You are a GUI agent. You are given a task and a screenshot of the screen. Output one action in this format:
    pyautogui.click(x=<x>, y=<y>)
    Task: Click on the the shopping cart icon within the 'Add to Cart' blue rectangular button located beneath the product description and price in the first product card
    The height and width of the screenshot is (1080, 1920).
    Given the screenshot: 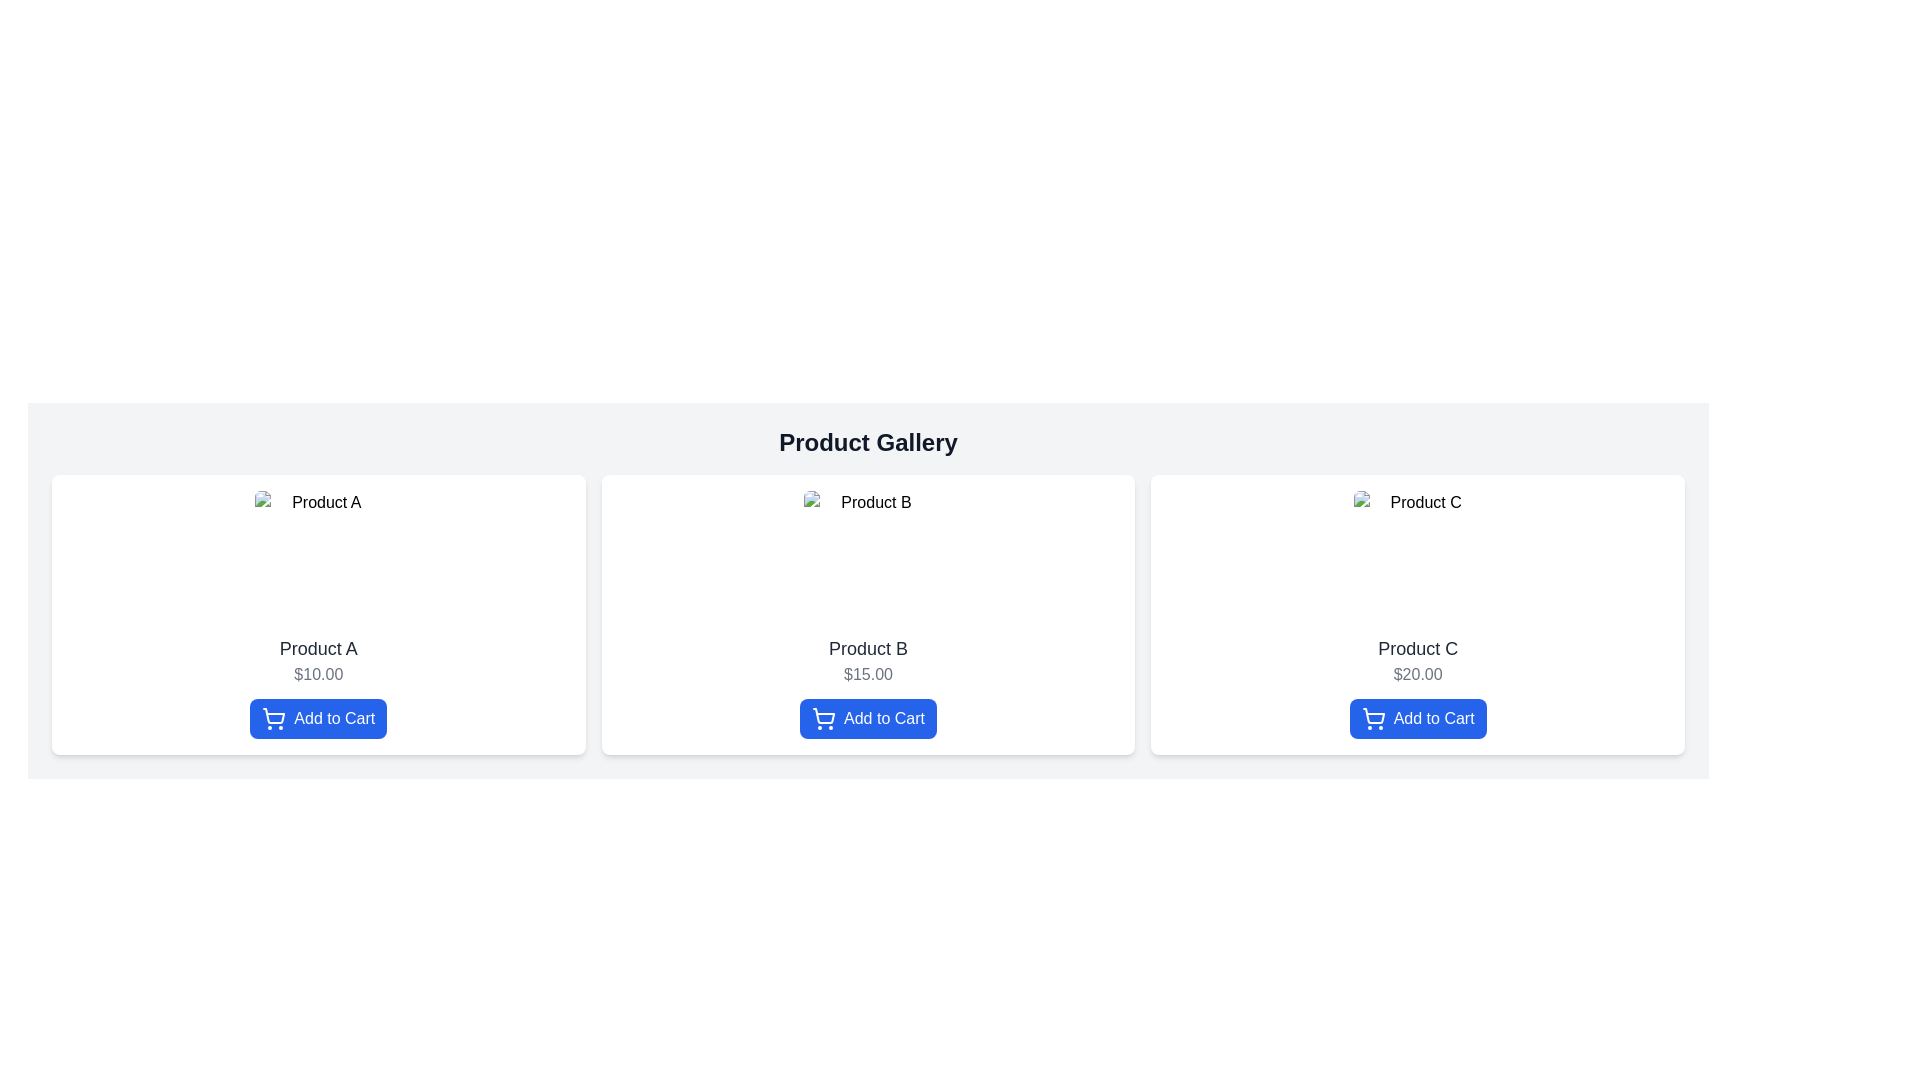 What is the action you would take?
    pyautogui.click(x=273, y=717)
    